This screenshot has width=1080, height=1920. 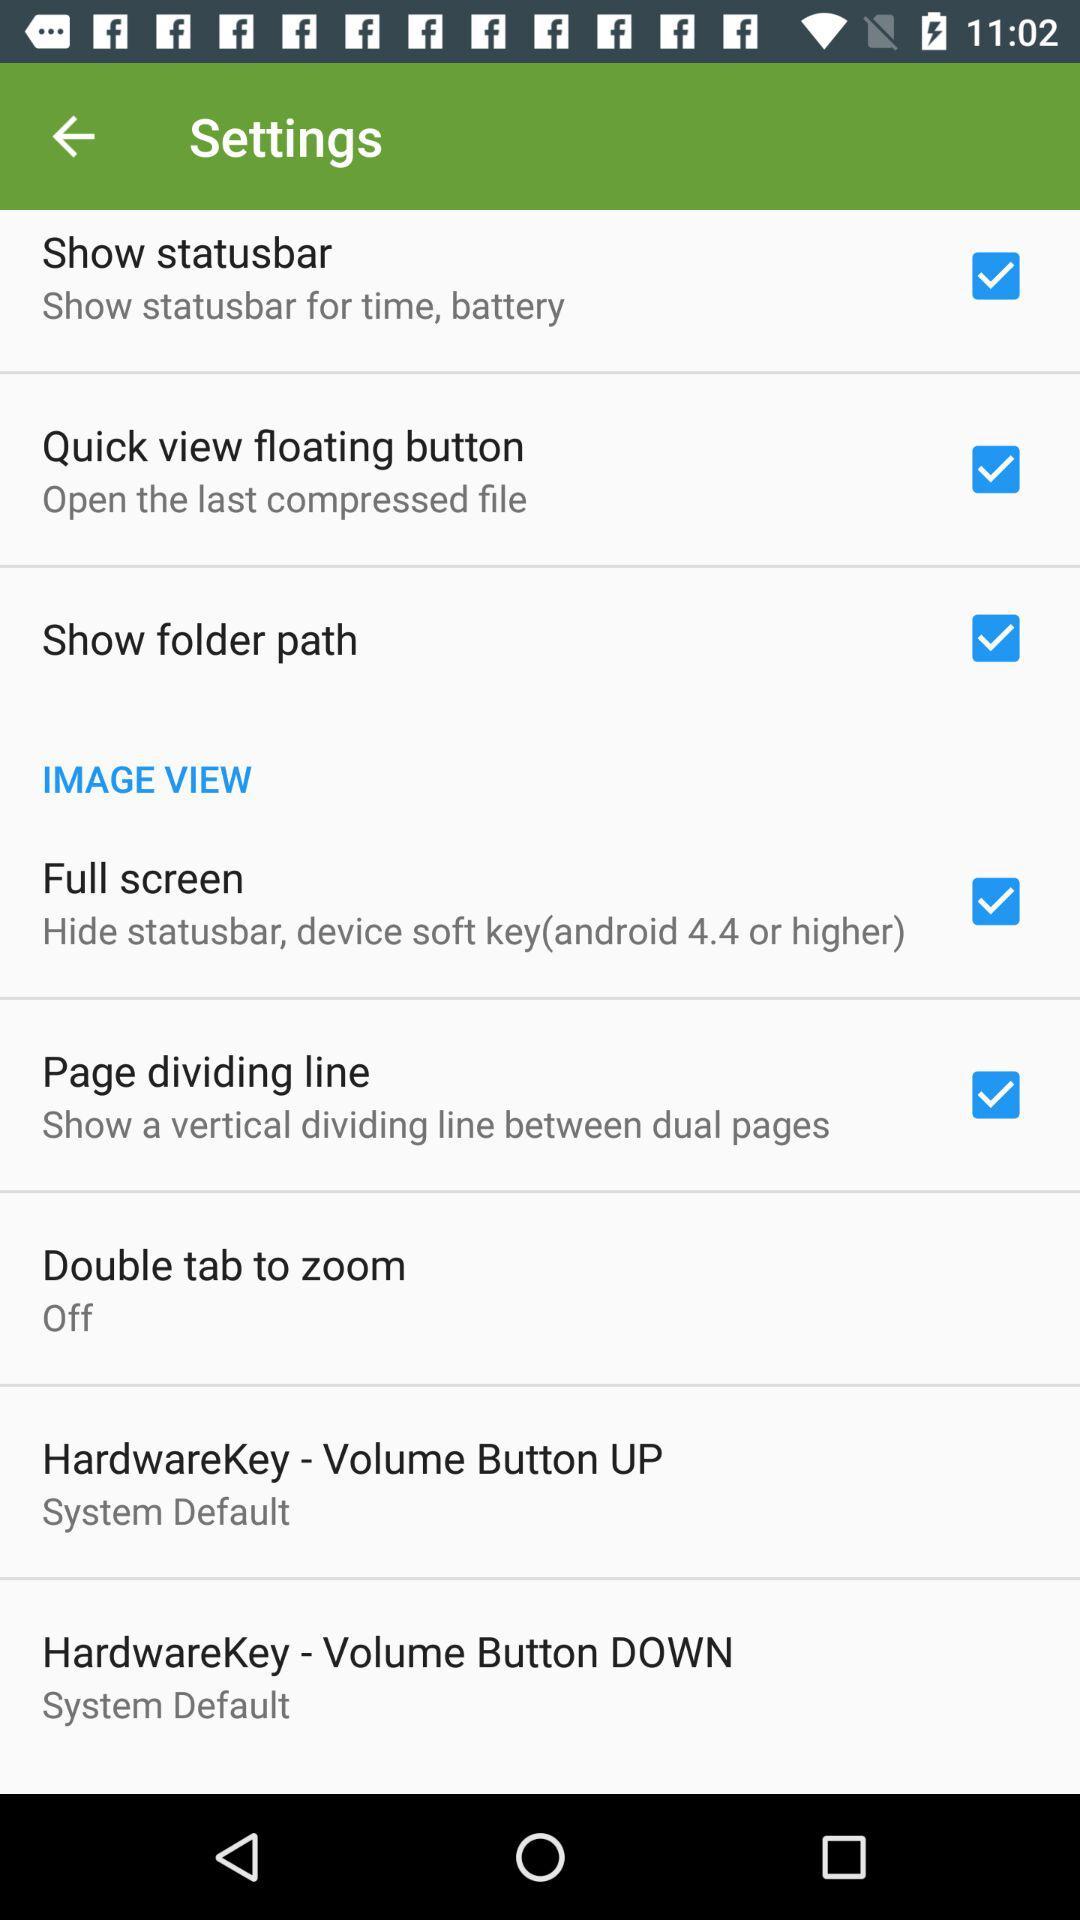 I want to click on the show a vertical icon, so click(x=435, y=1123).